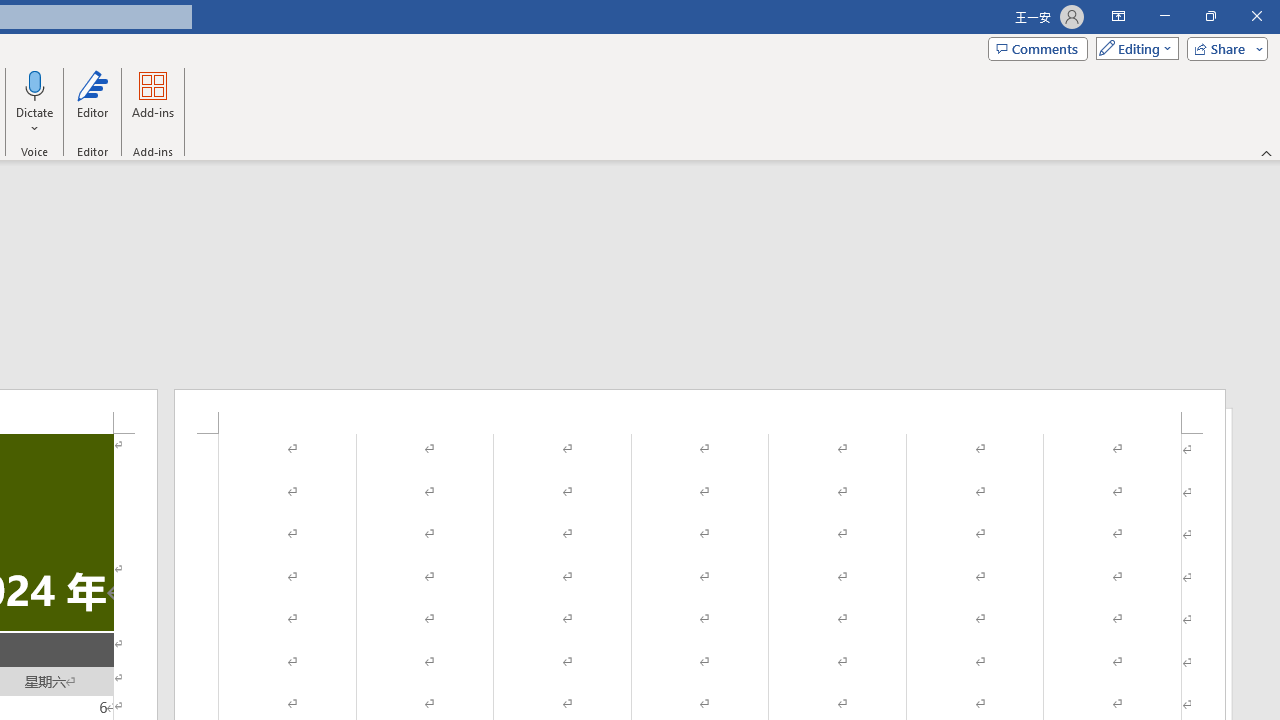 The image size is (1280, 720). What do you see at coordinates (1222, 47) in the screenshot?
I see `'Share'` at bounding box center [1222, 47].